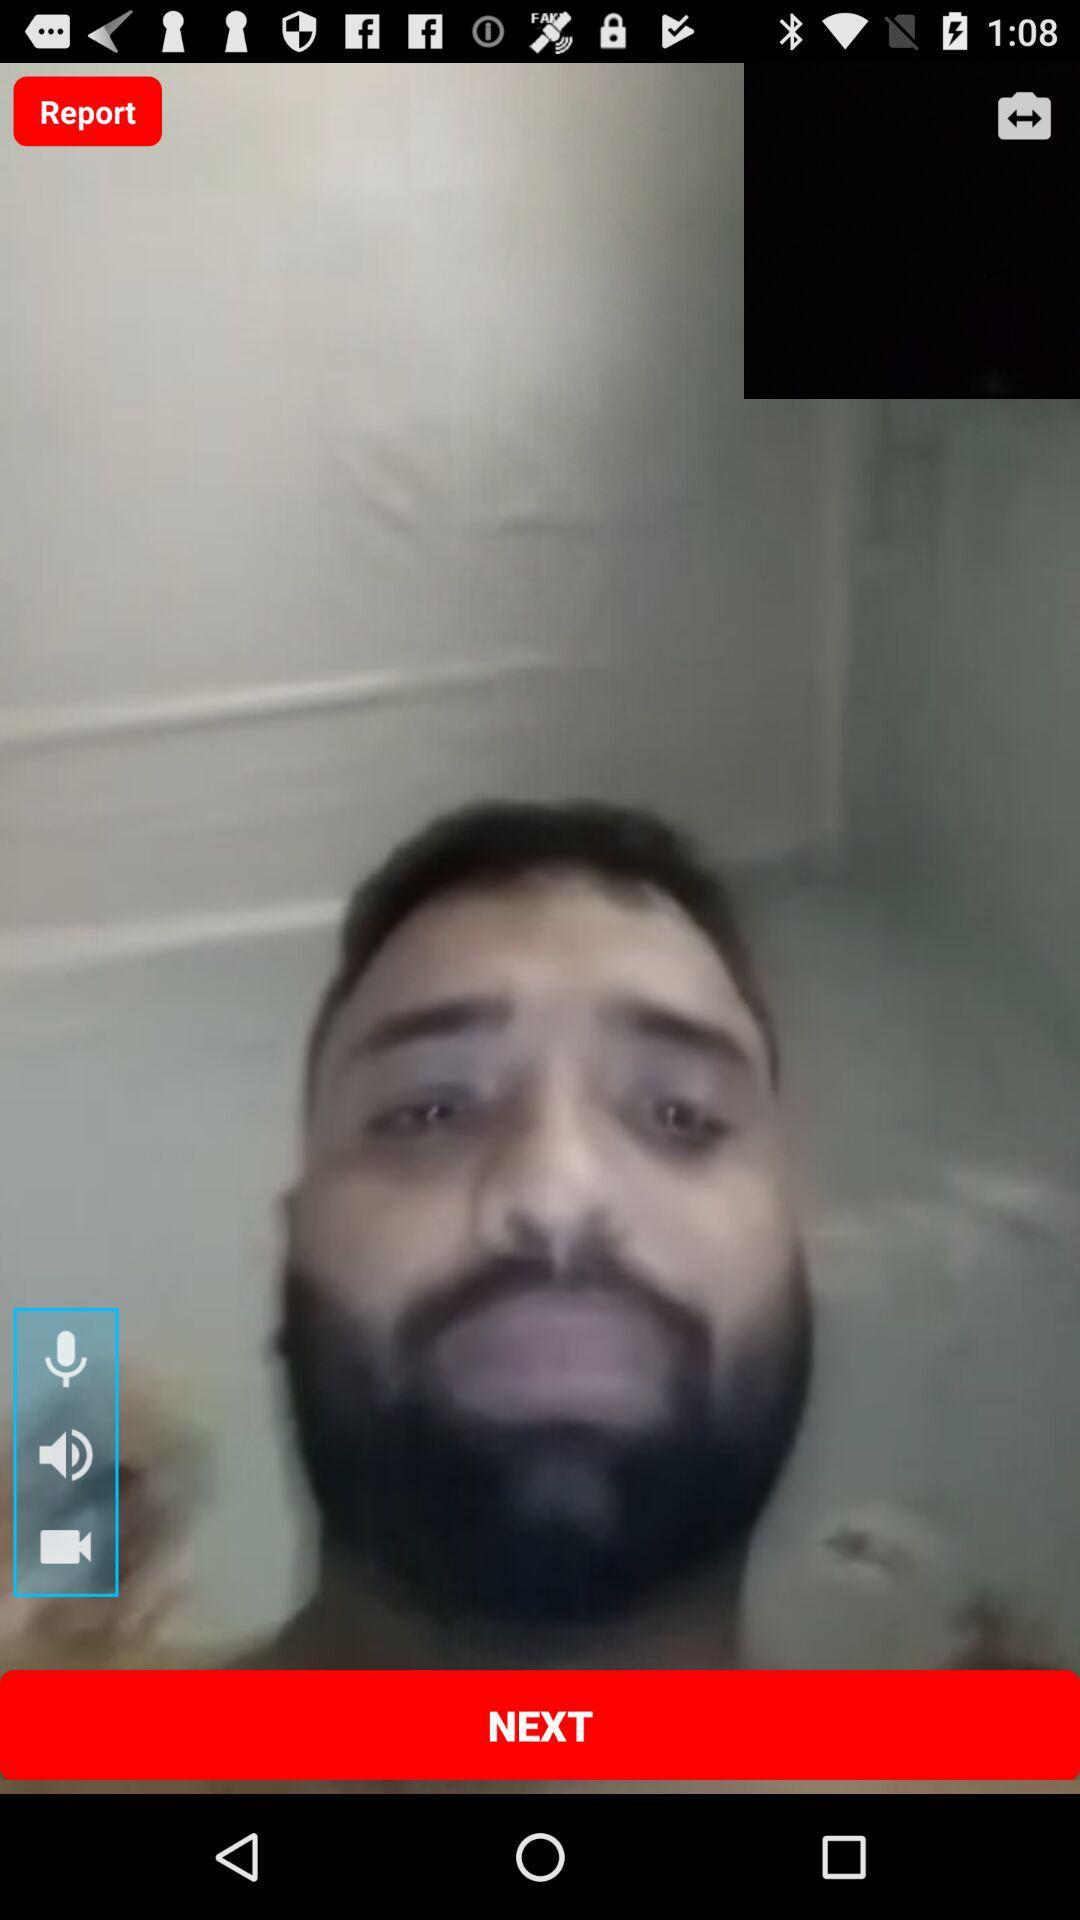 The height and width of the screenshot is (1920, 1080). I want to click on enlarge screen, so click(1024, 117).